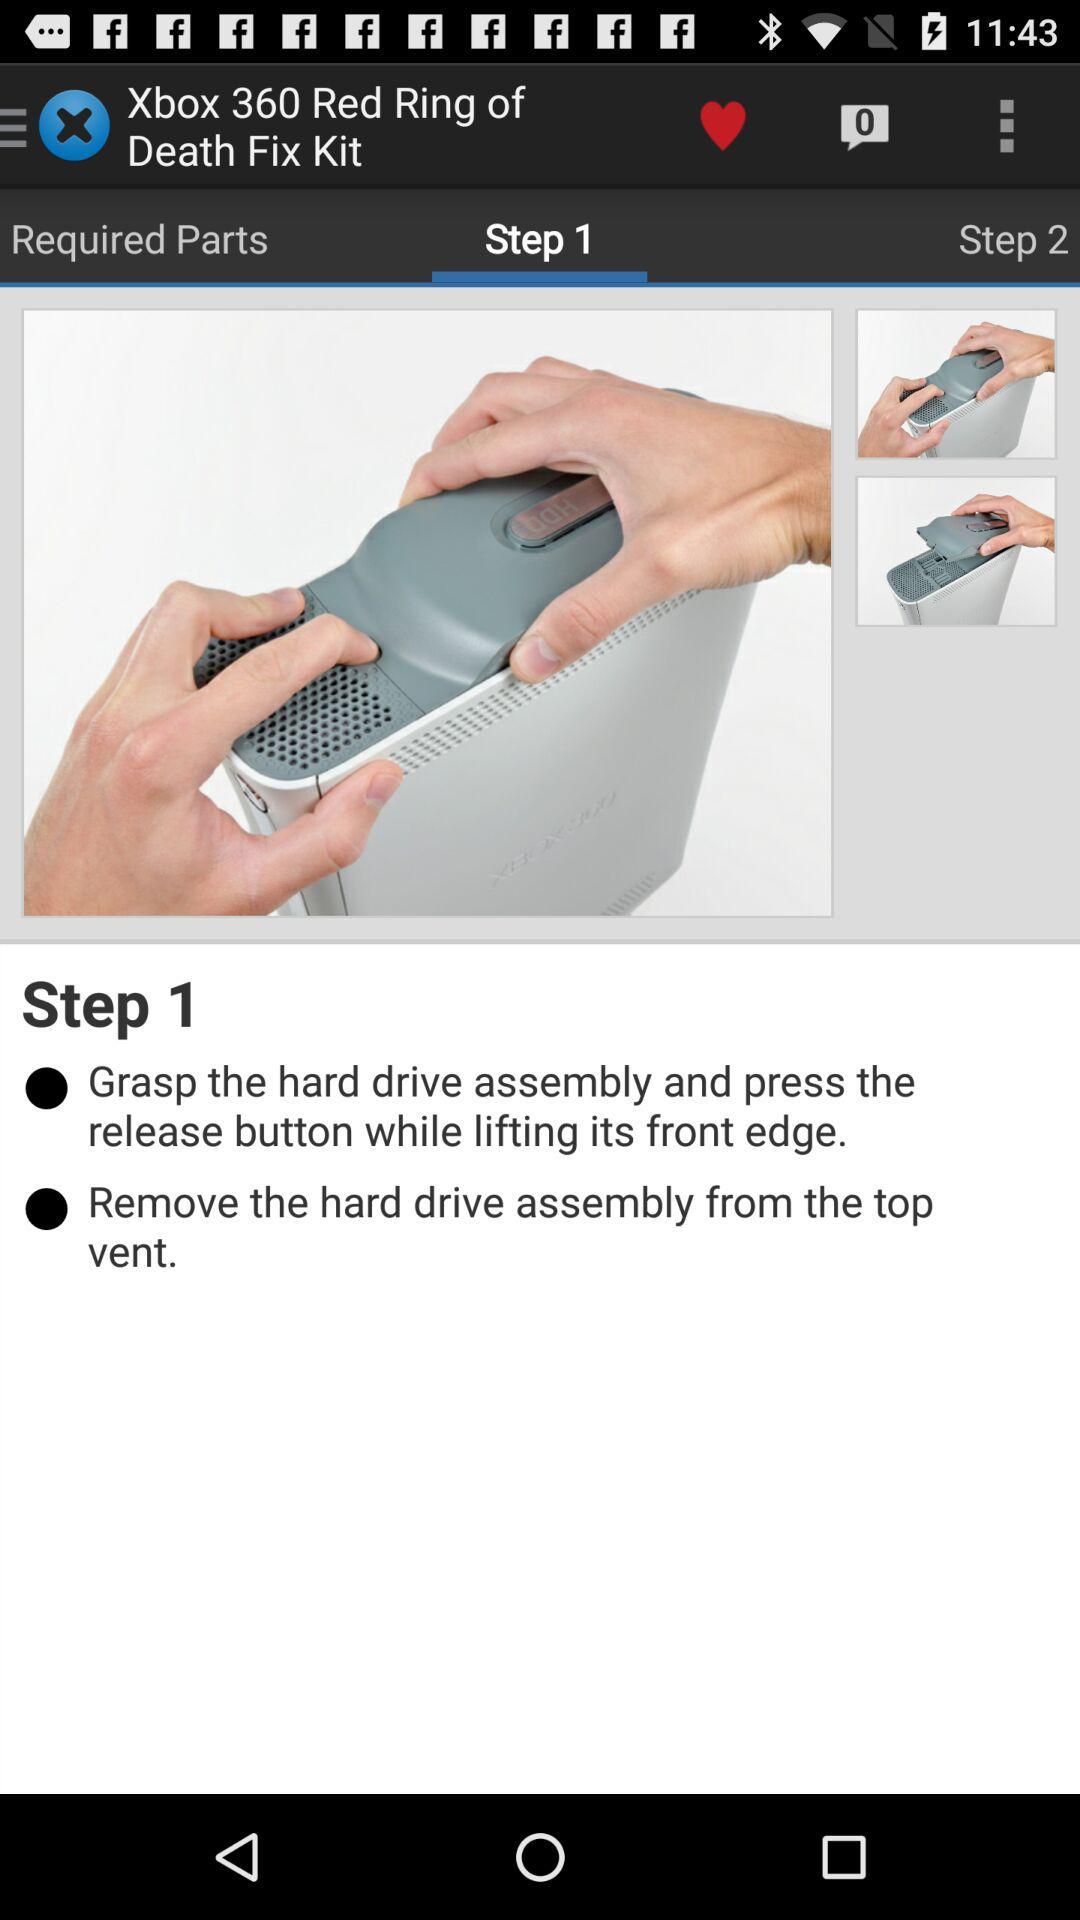  What do you see at coordinates (722, 124) in the screenshot?
I see `the item next to the xbox 360 red` at bounding box center [722, 124].